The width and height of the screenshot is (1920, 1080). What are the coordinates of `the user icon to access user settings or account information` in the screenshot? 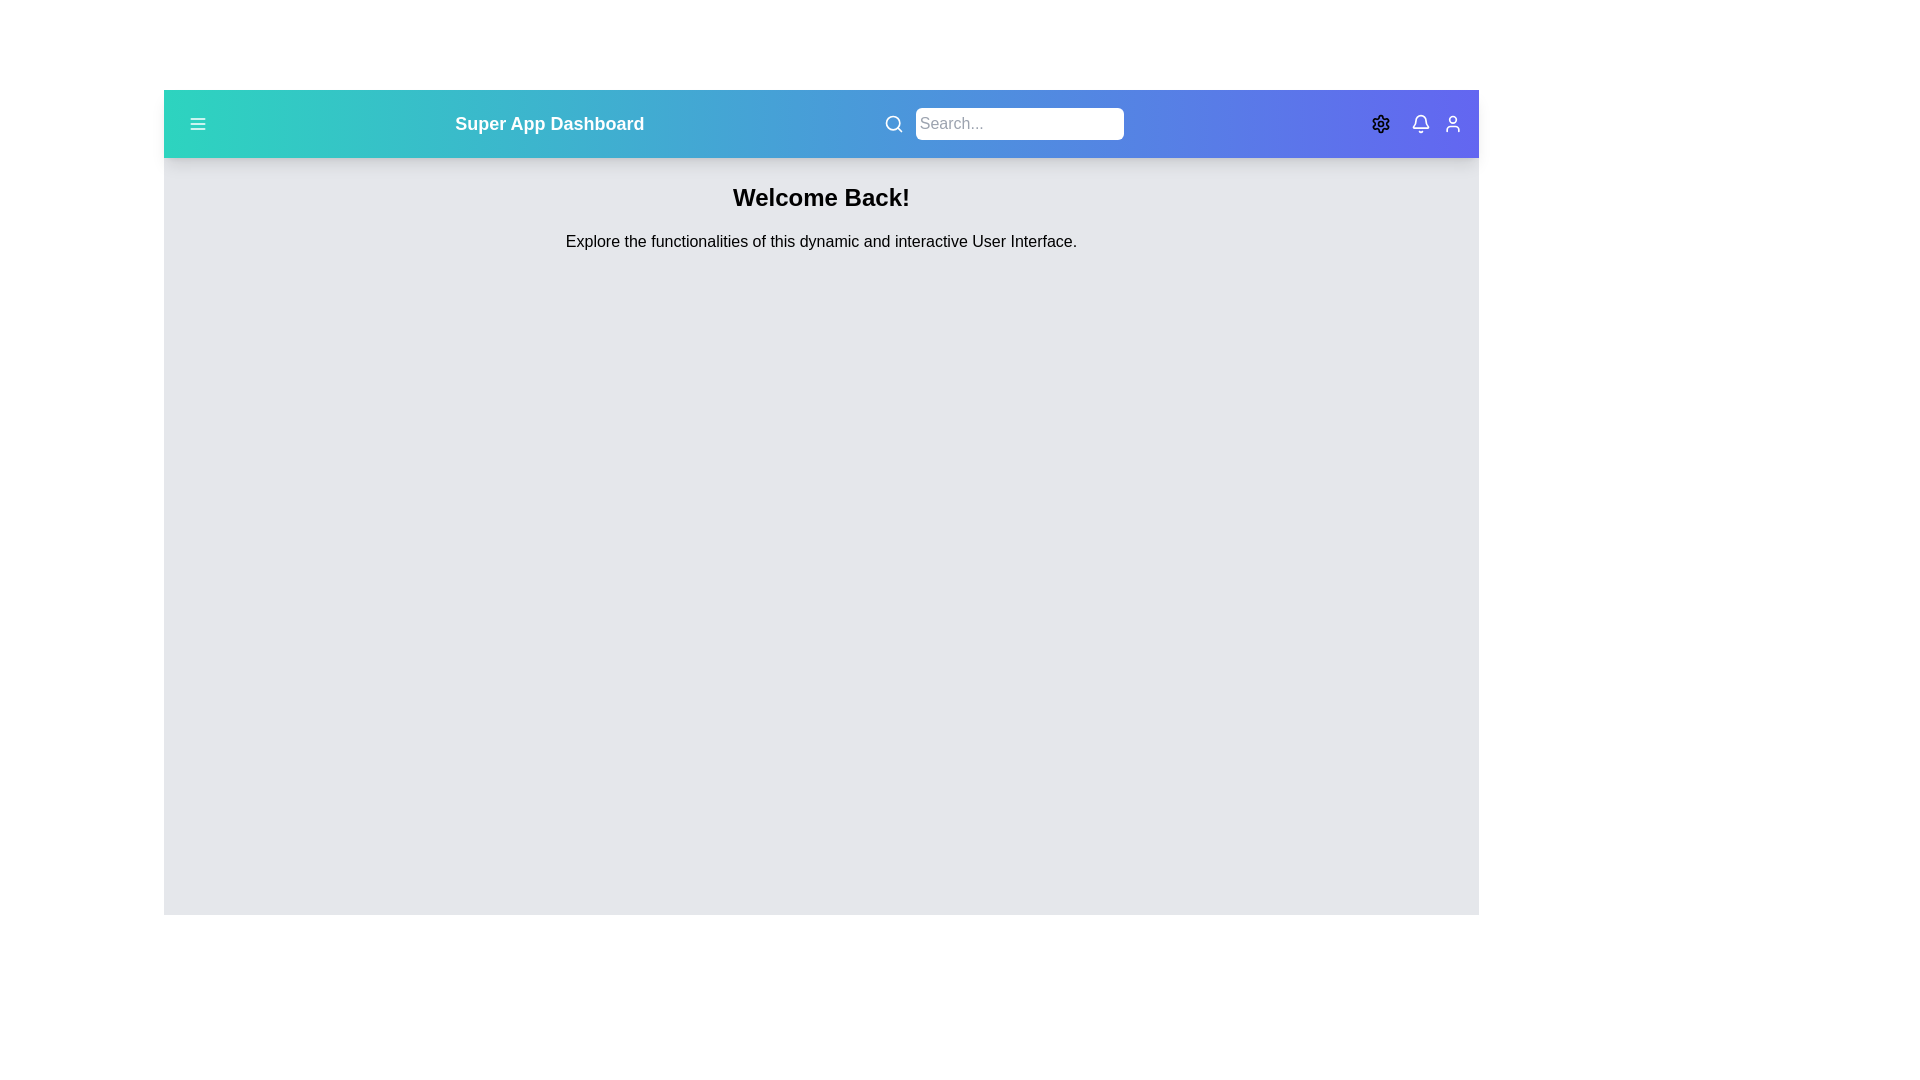 It's located at (1453, 123).